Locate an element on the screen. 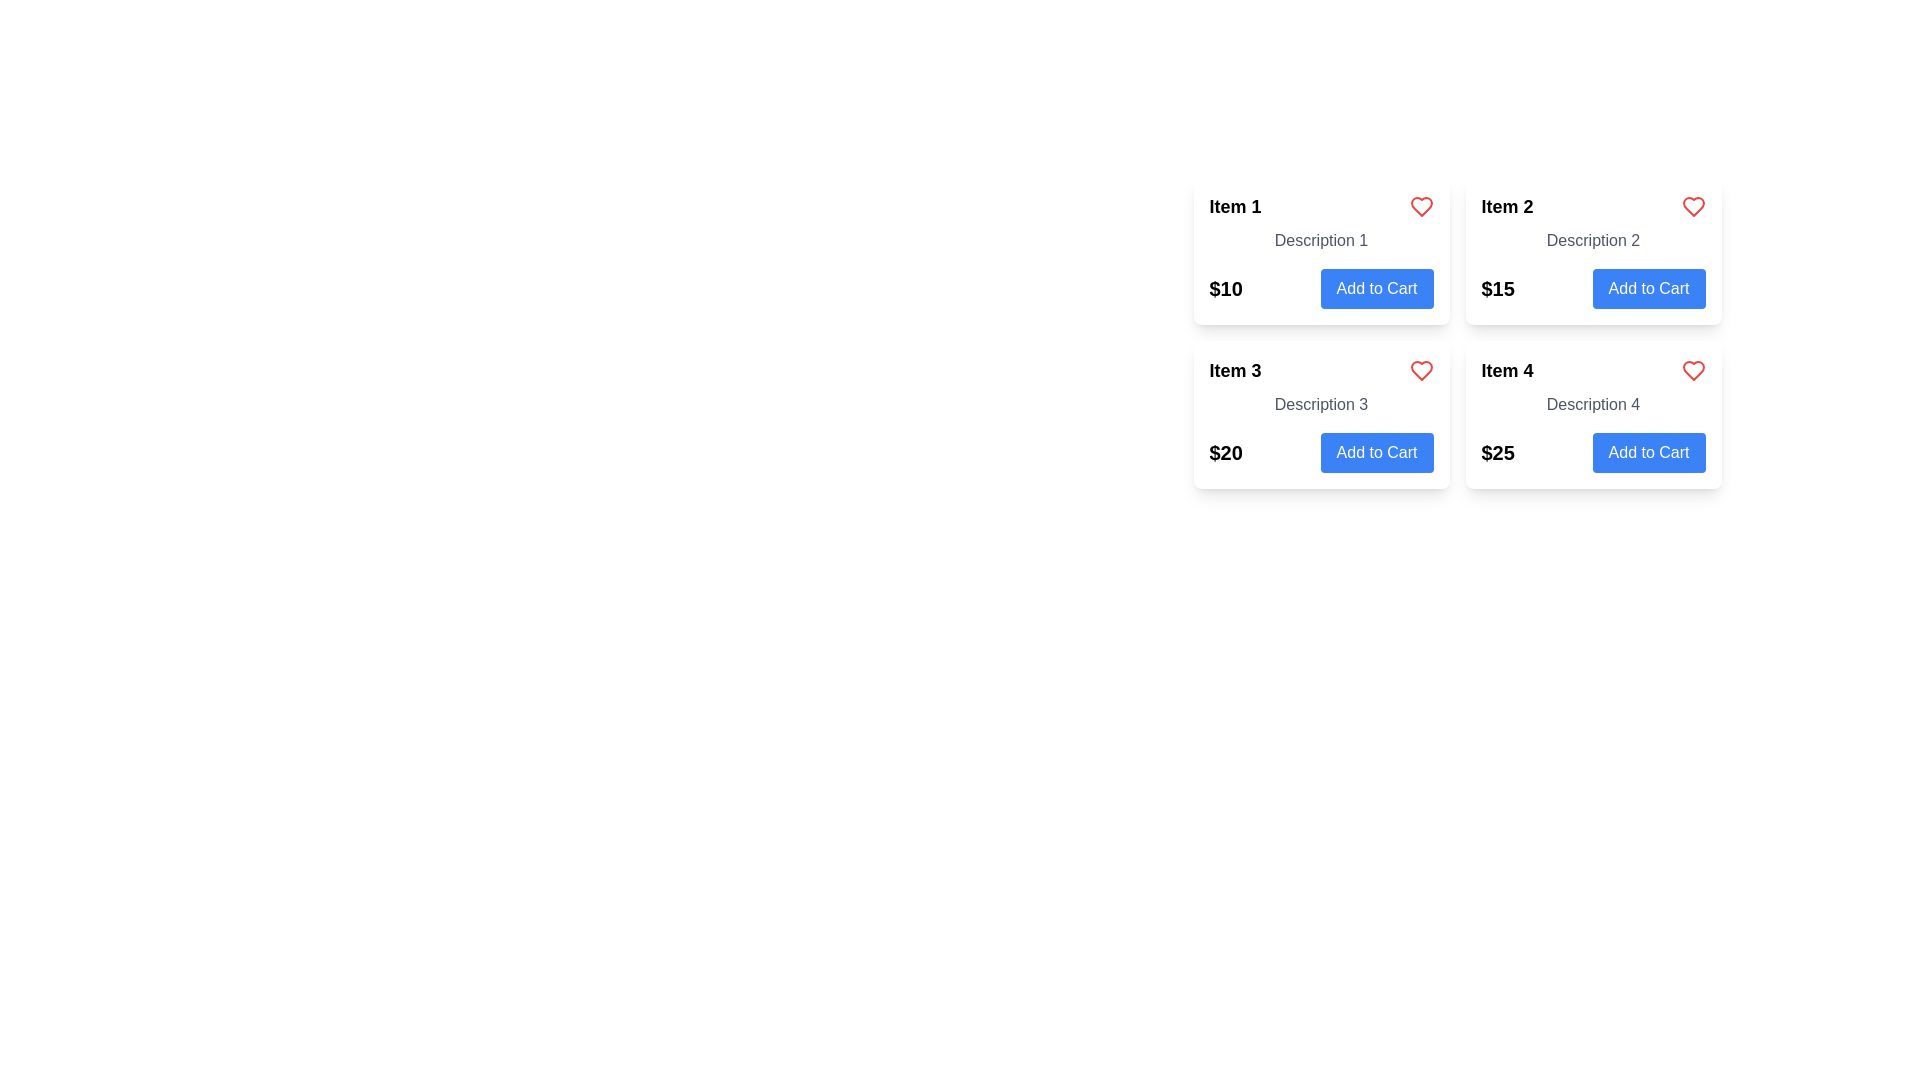  the title 'Item 4' at the bottom-right of the grid to select it for potential editing is located at coordinates (1592, 370).